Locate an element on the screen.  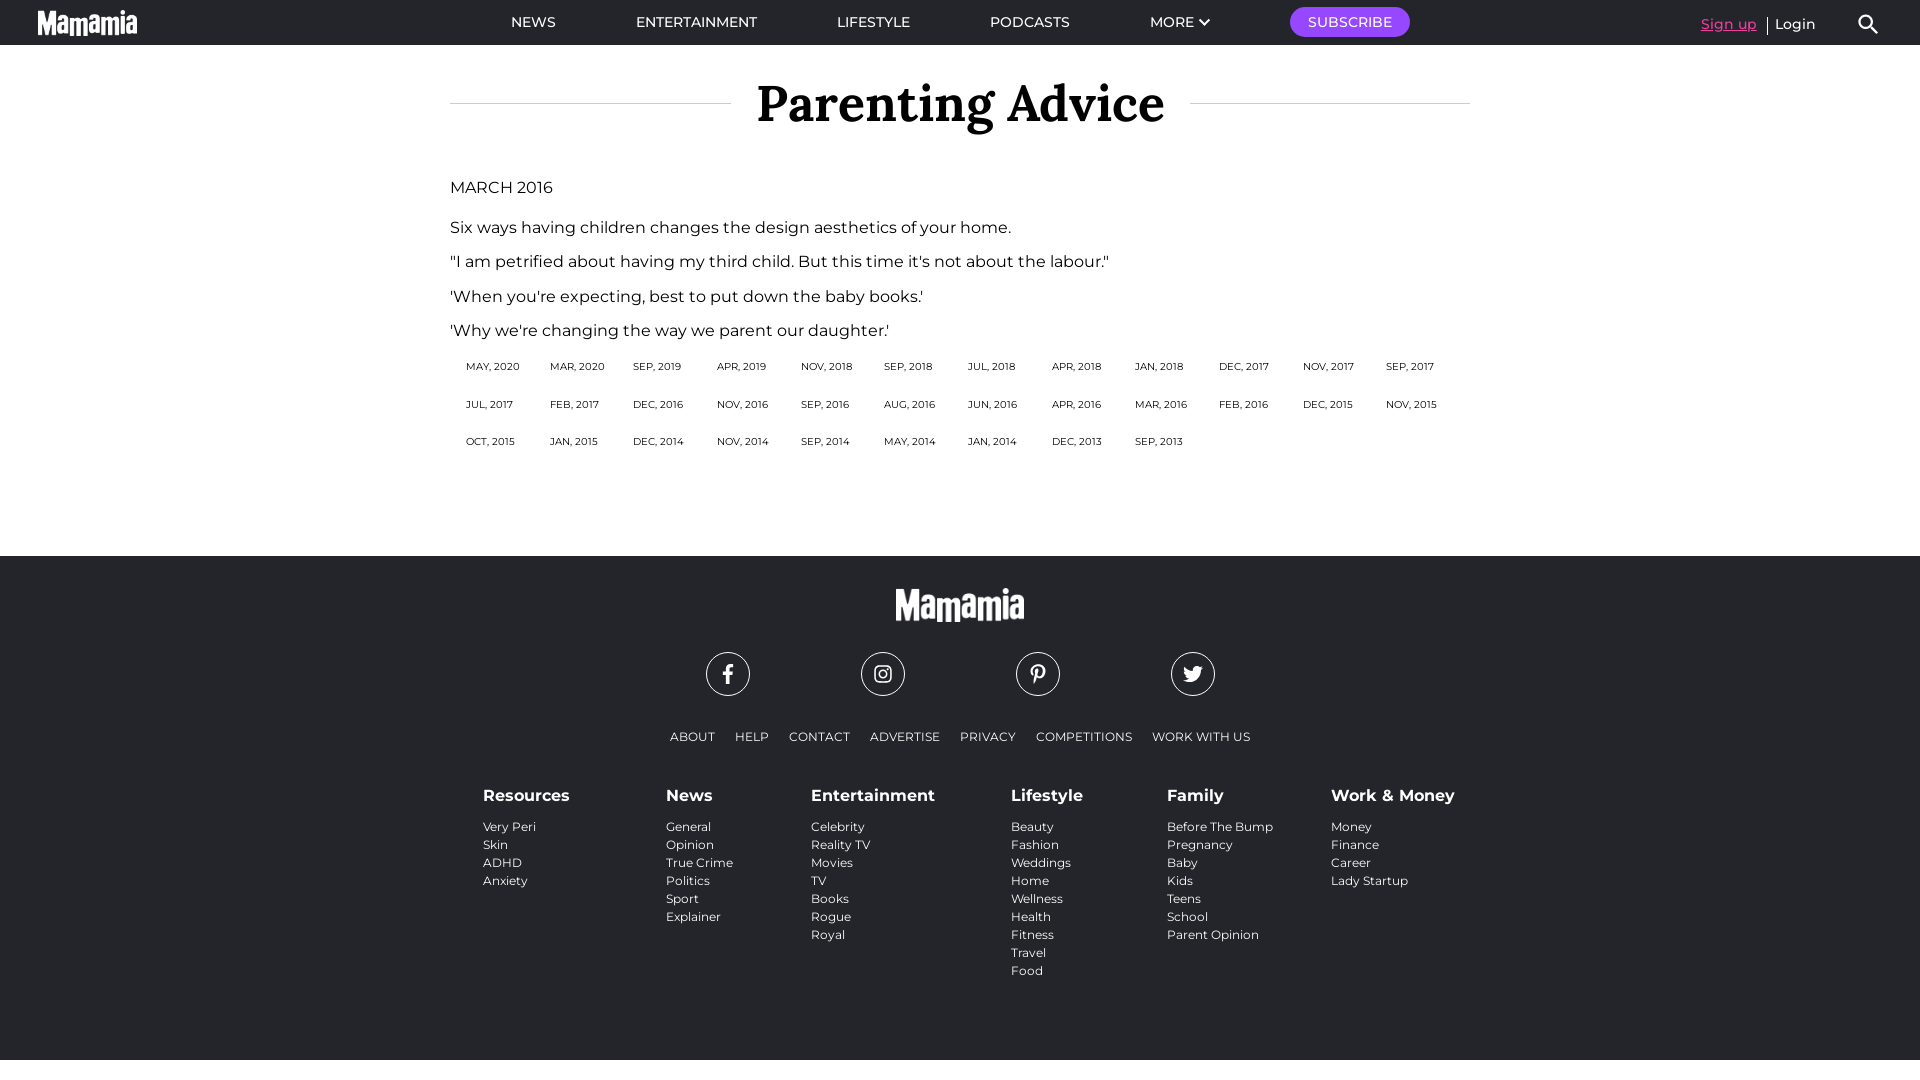
'CONTACT' is located at coordinates (819, 736).